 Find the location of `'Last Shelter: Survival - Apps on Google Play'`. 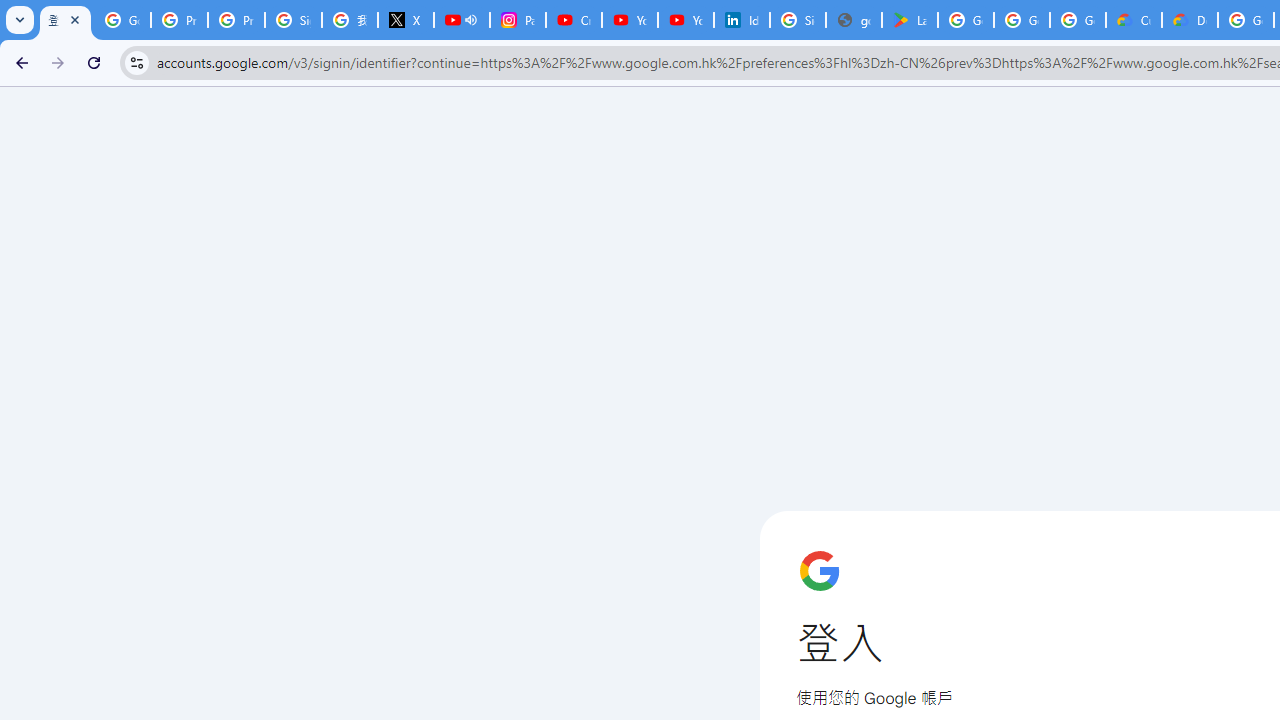

'Last Shelter: Survival - Apps on Google Play' is located at coordinates (909, 20).